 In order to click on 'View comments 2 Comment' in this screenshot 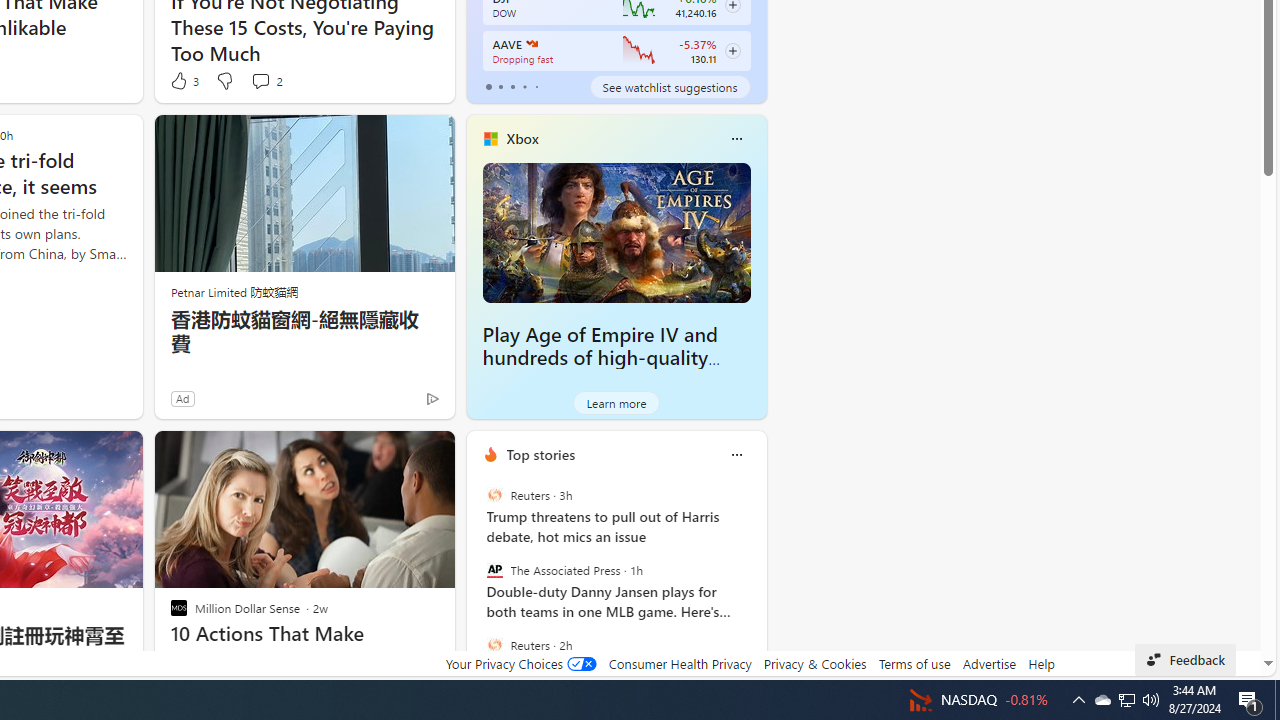, I will do `click(259, 80)`.